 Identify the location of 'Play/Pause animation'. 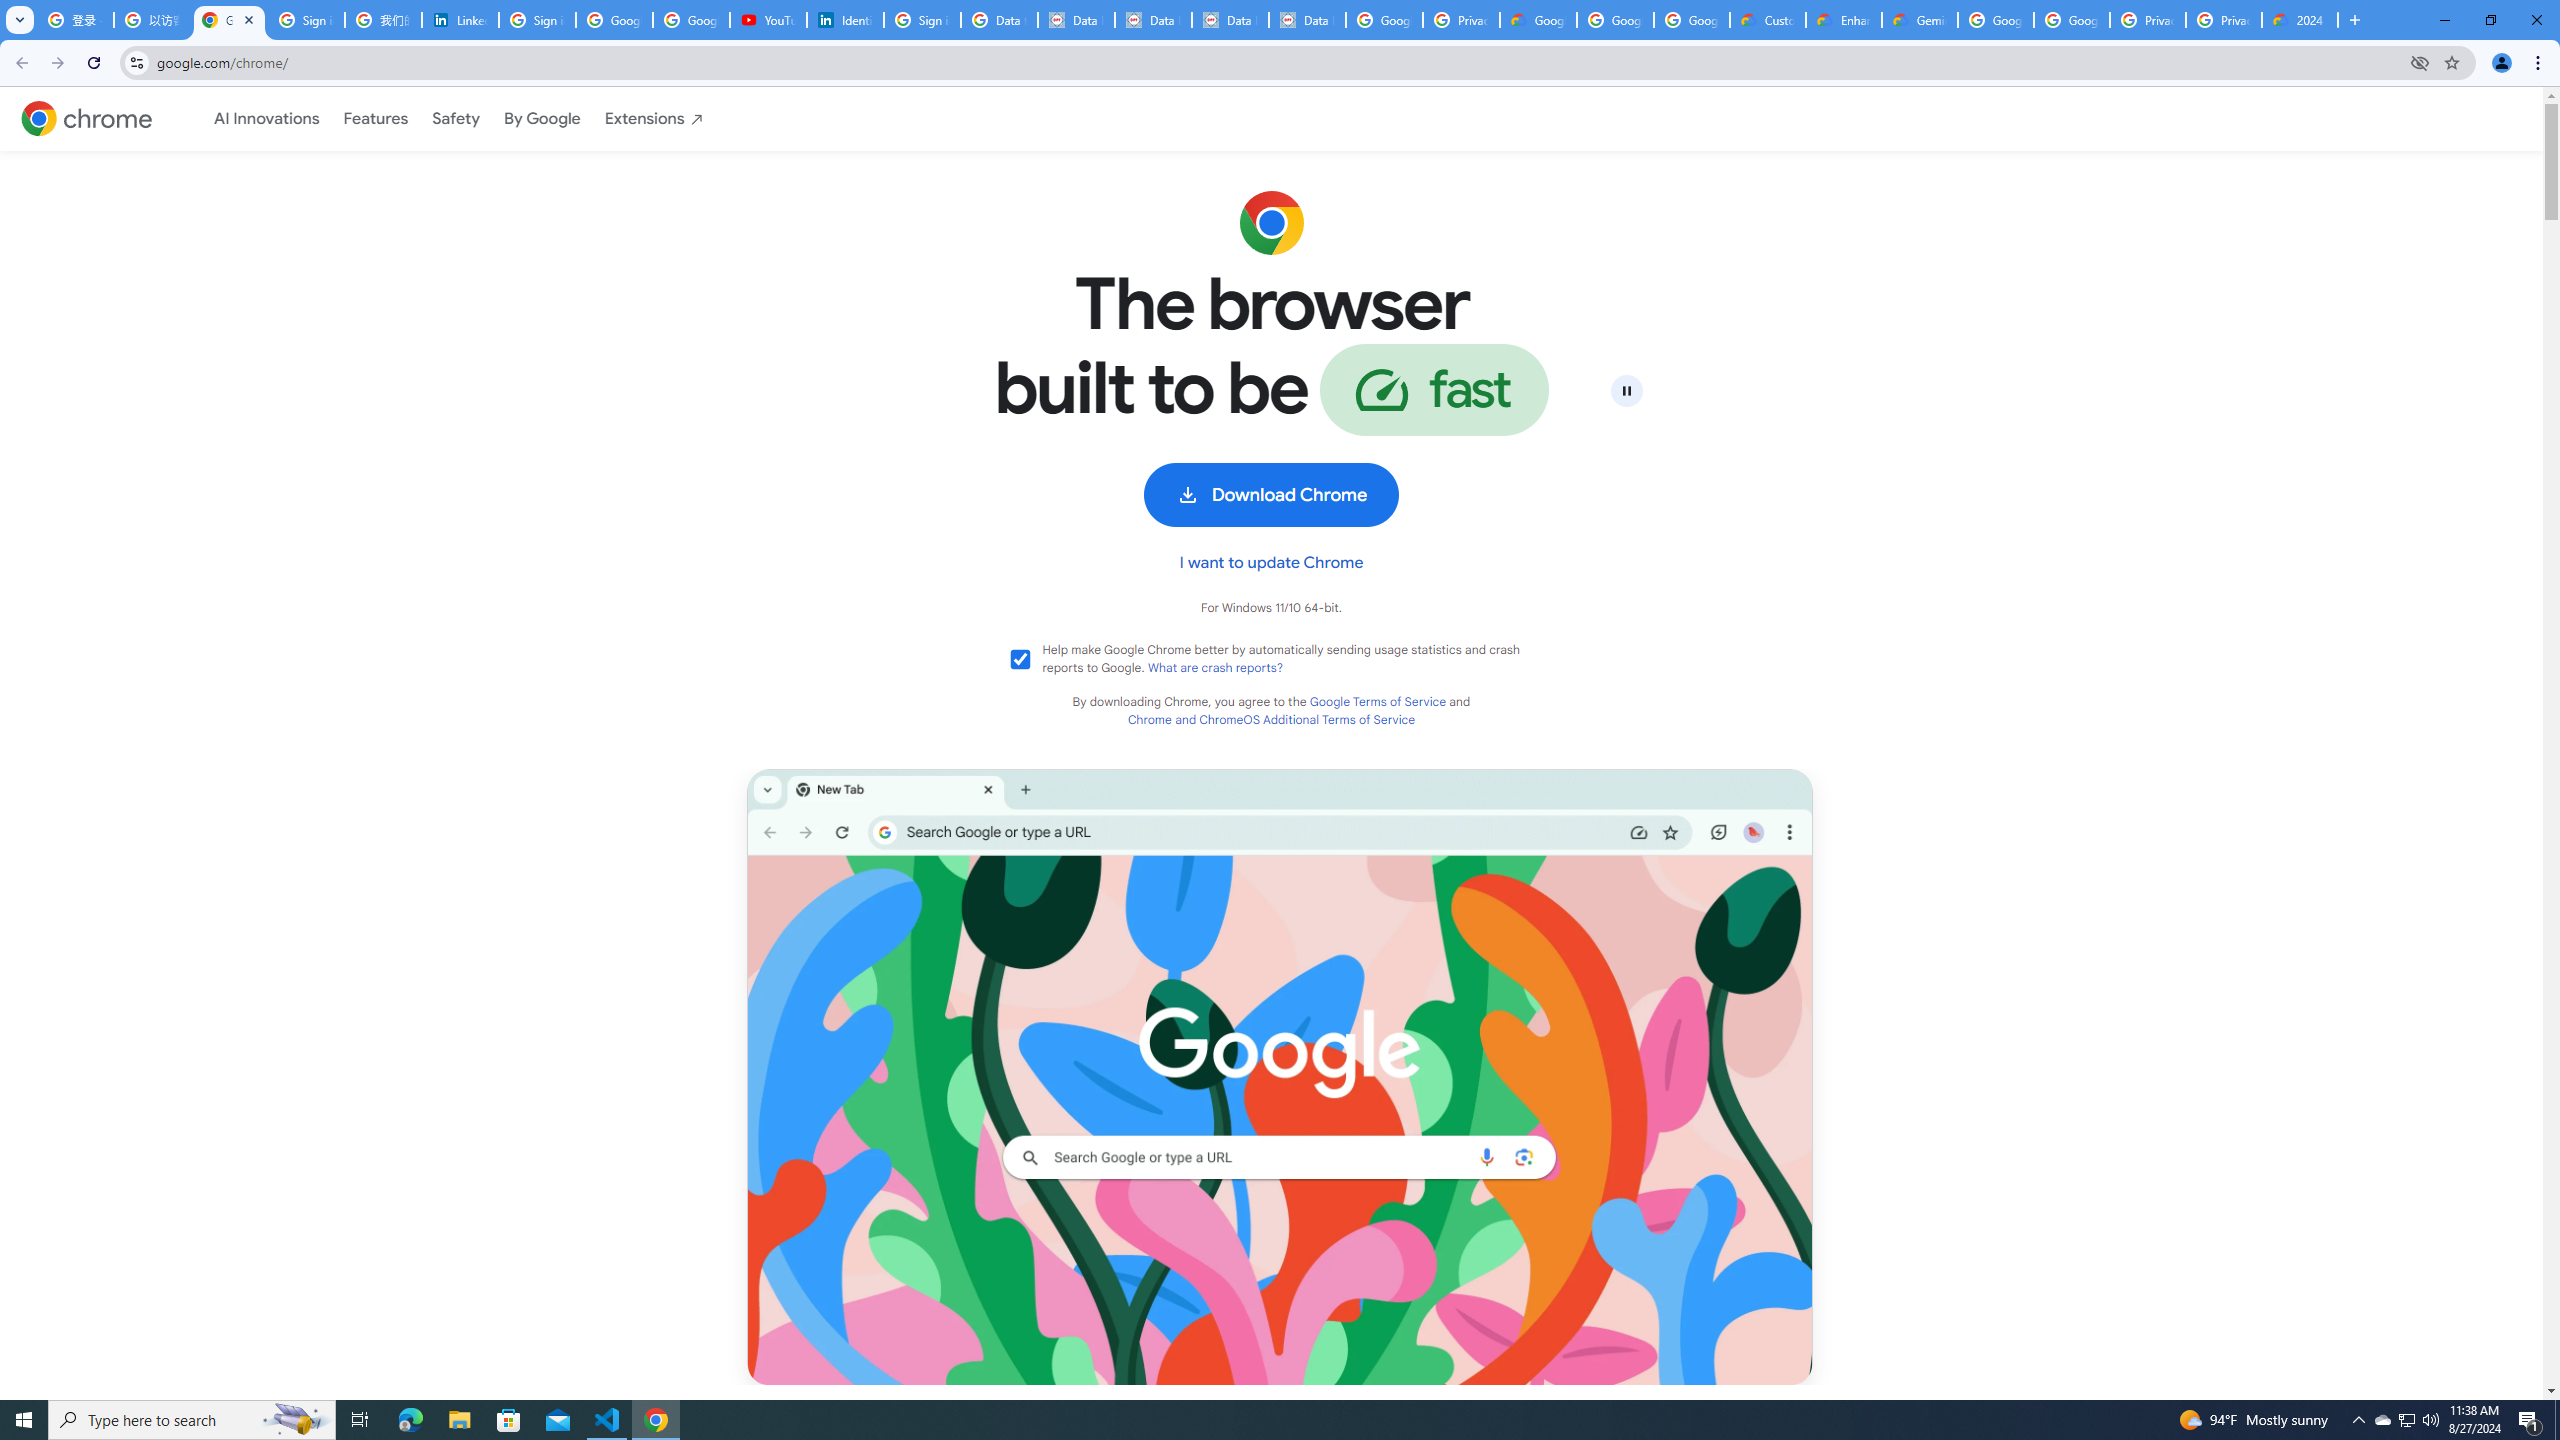
(1626, 390).